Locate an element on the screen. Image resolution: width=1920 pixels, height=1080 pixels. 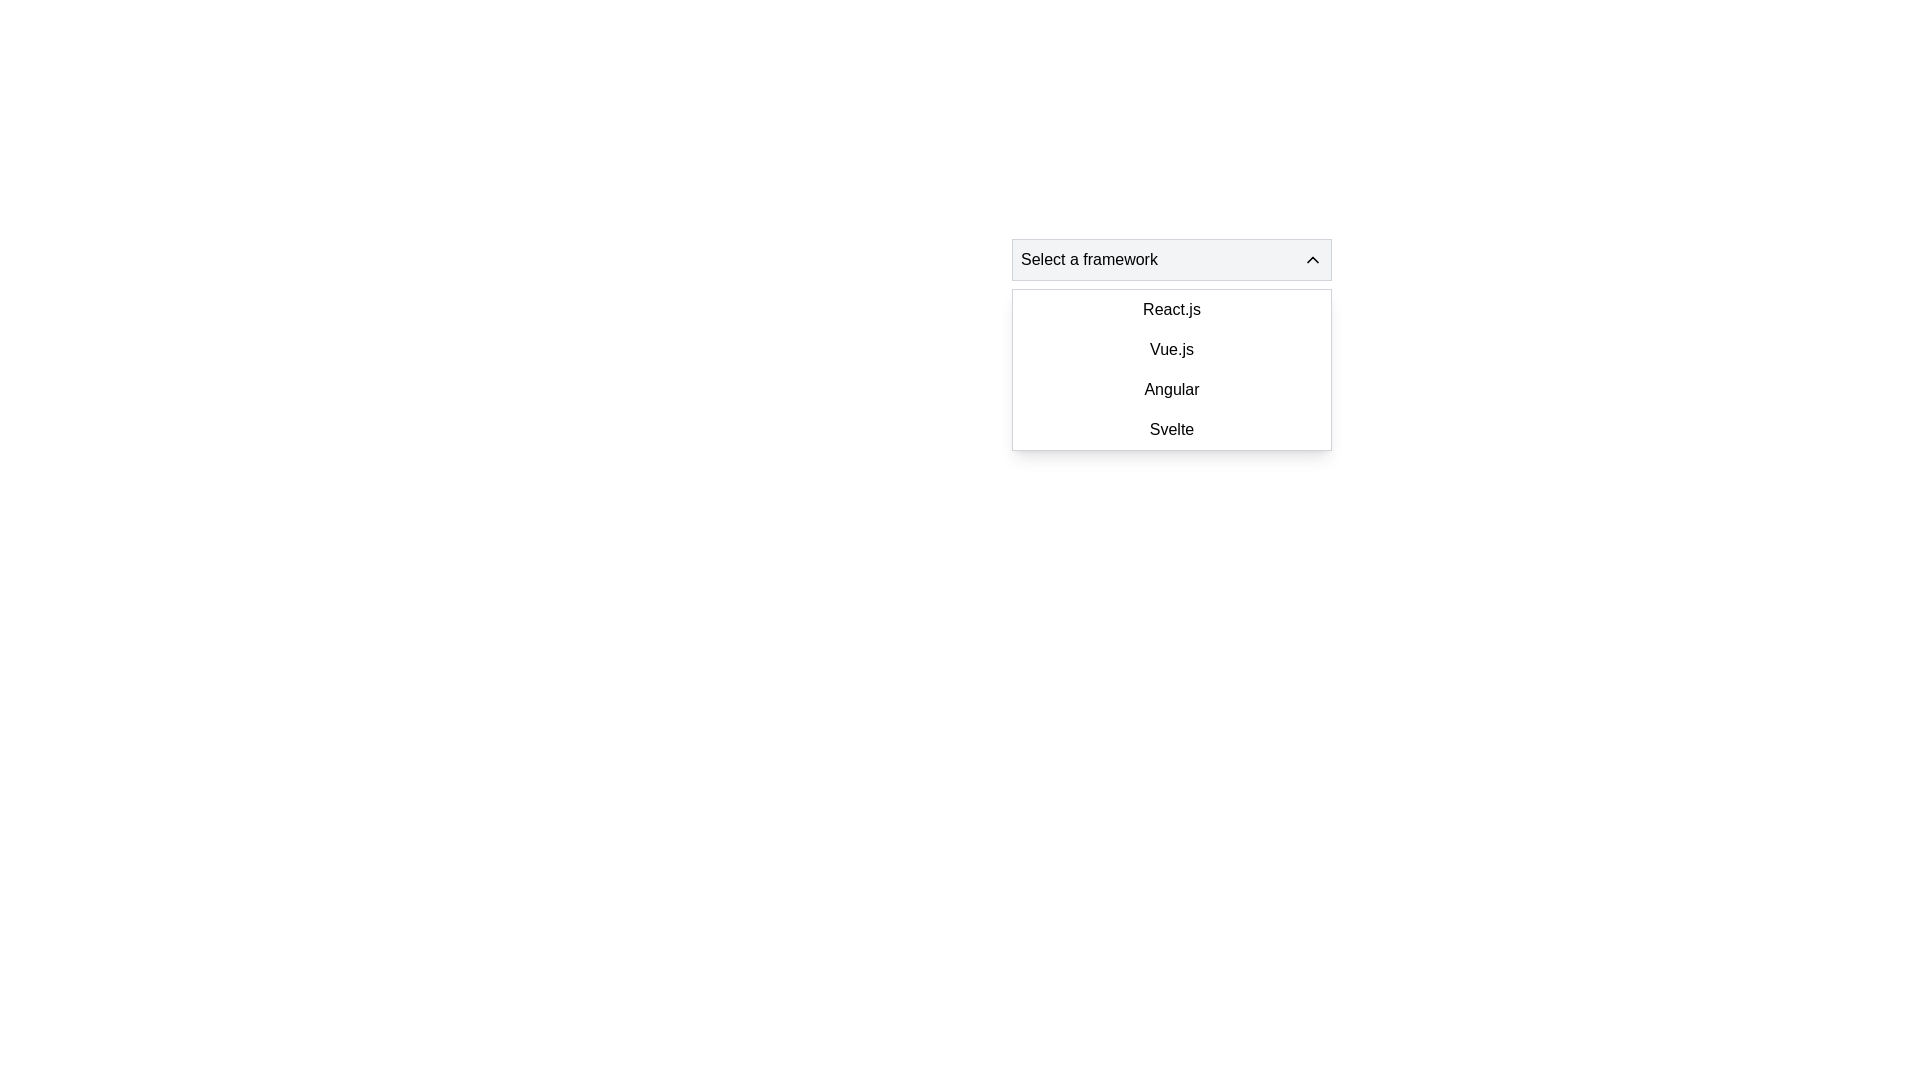
the third item in the dropdown menu is located at coordinates (1171, 389).